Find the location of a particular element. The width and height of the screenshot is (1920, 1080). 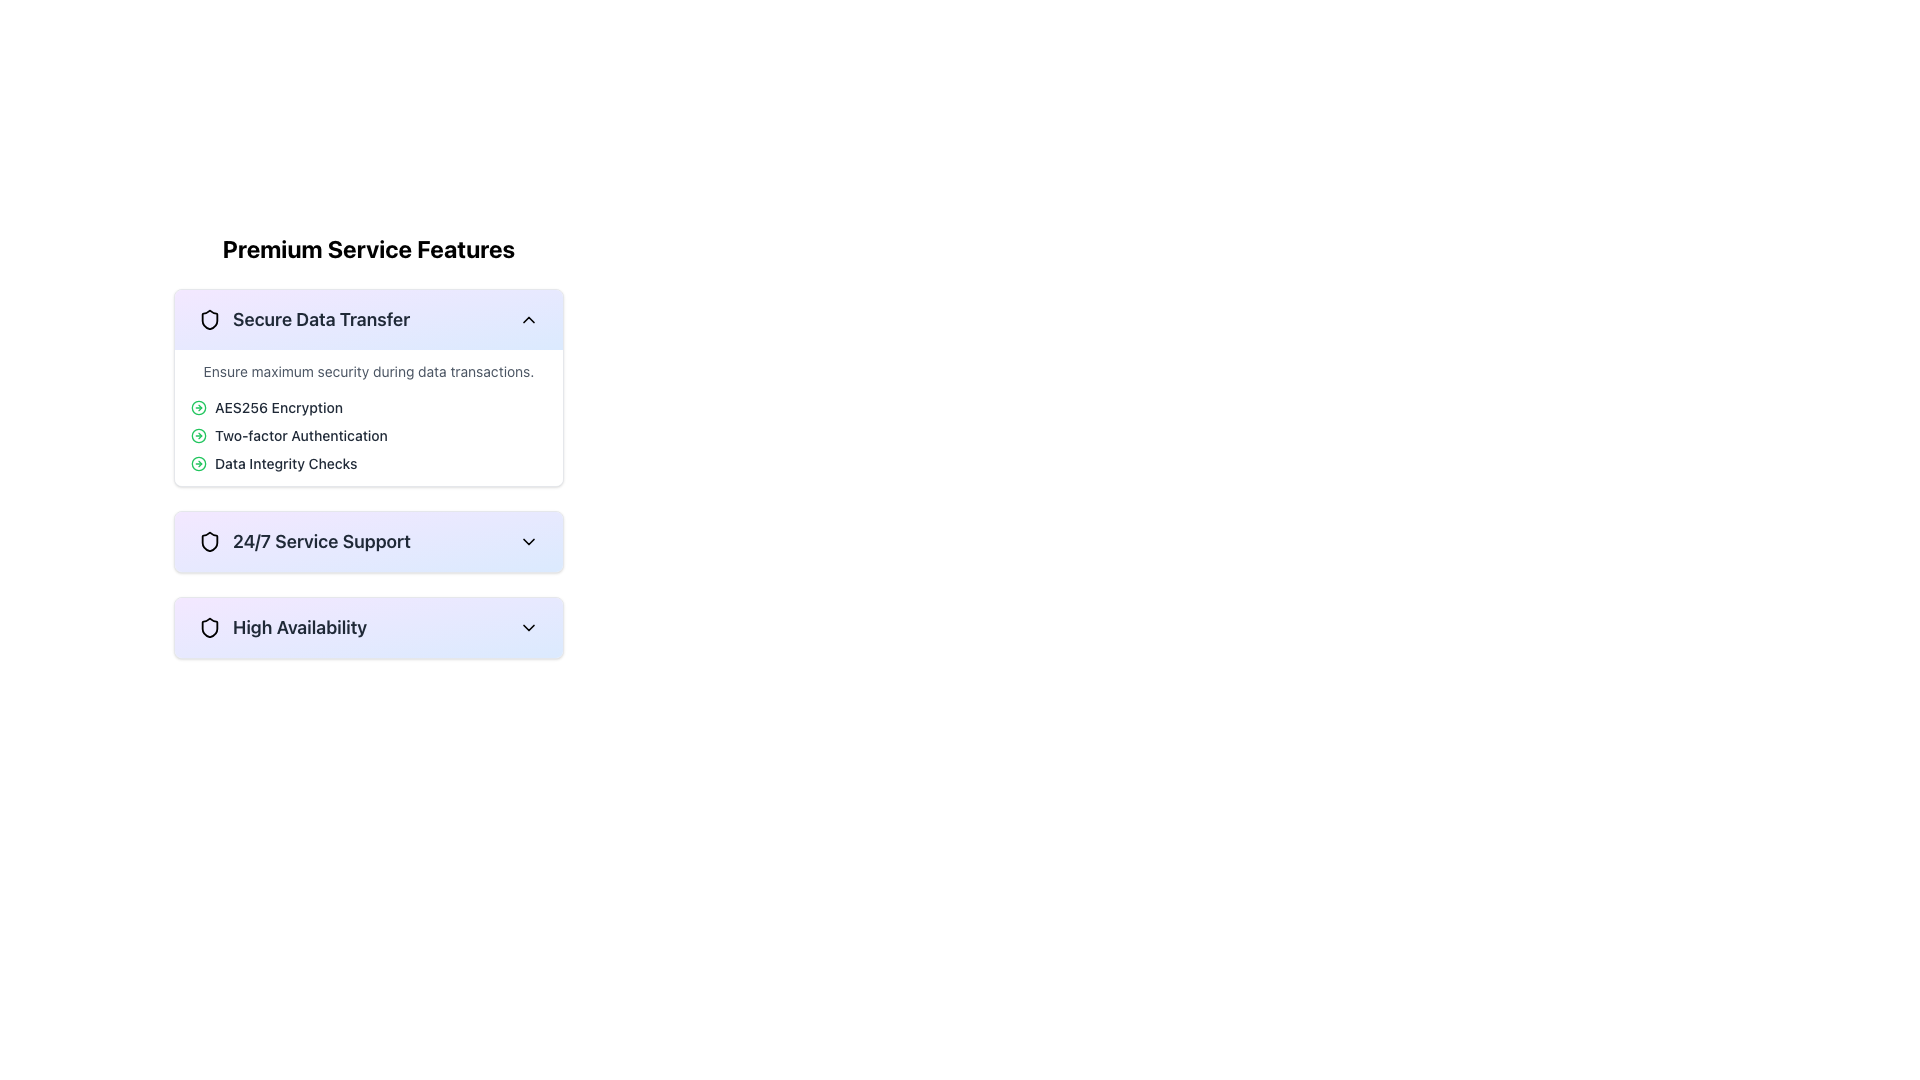

the label with the shield icon and the text 'High Availability', which is located in the third row of premium service features with a gradient background is located at coordinates (282, 627).